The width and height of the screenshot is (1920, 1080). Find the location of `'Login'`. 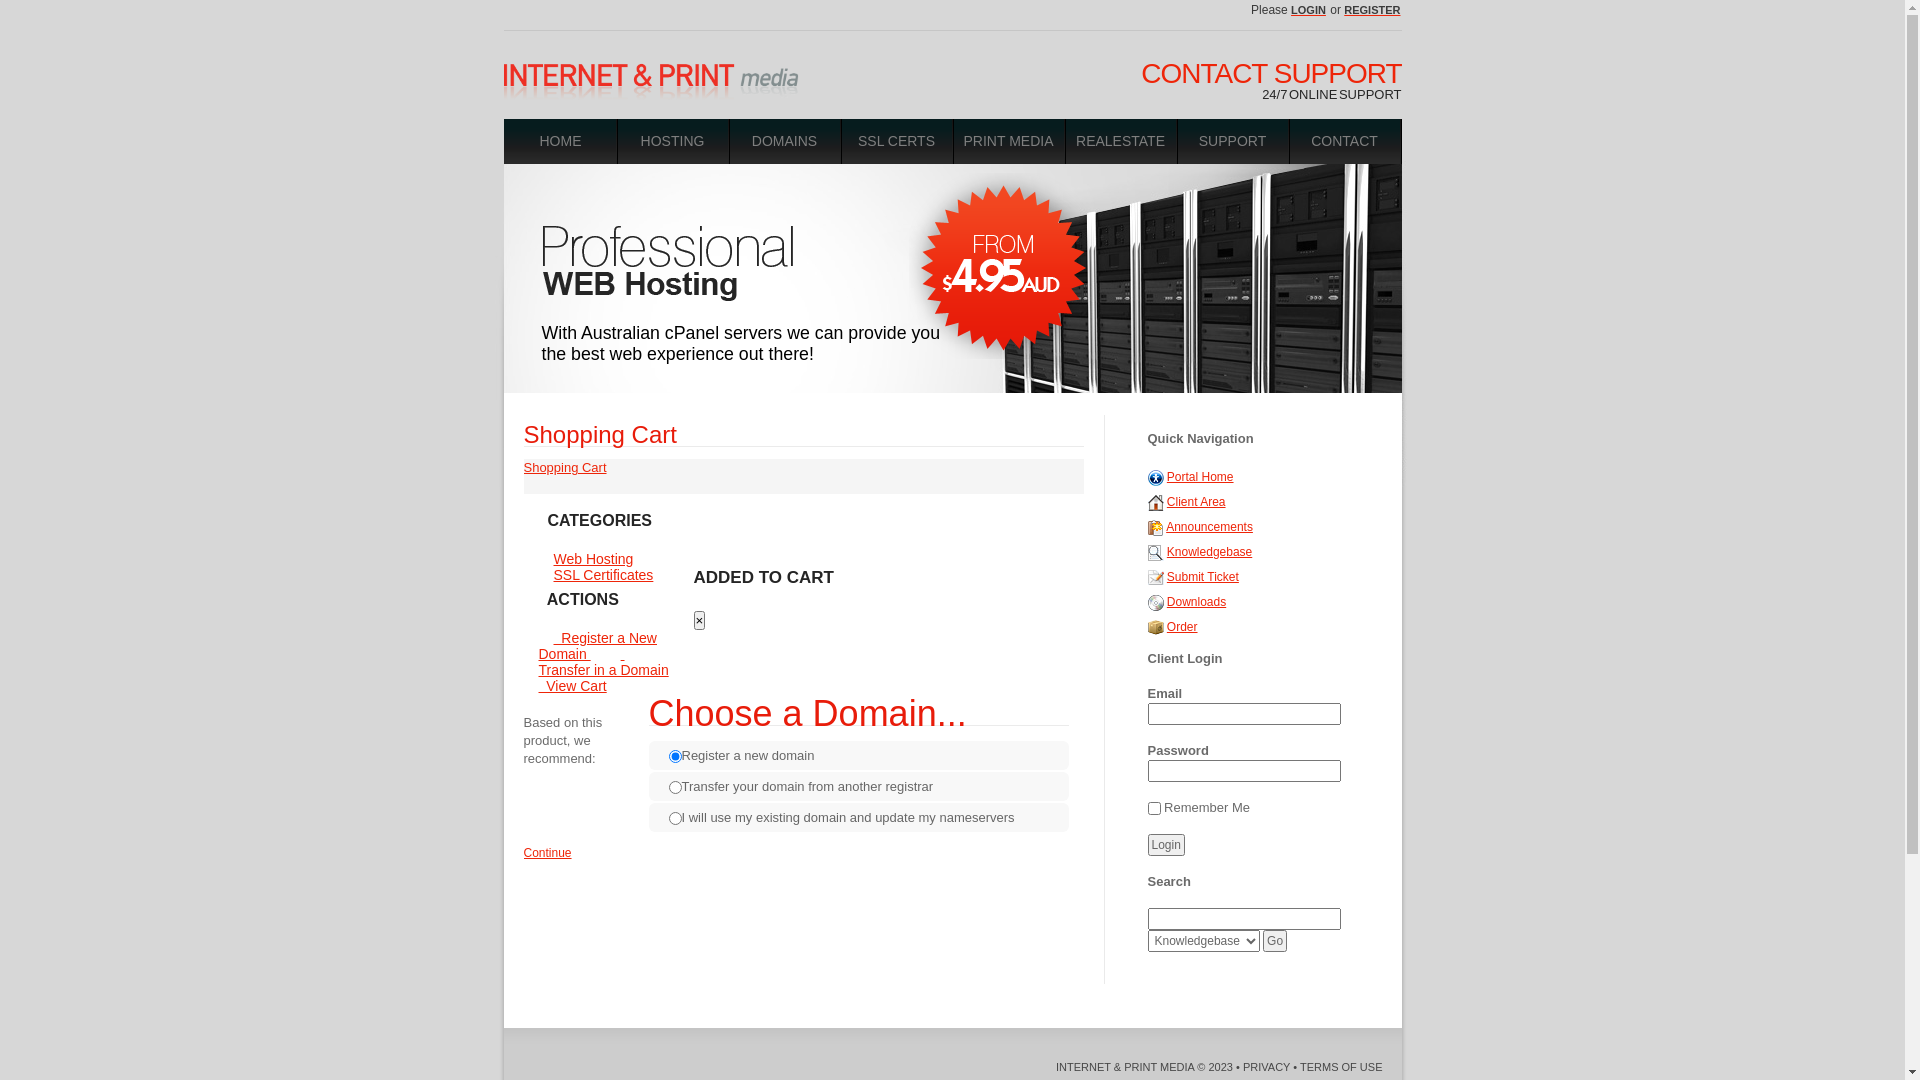

'Login' is located at coordinates (1147, 844).